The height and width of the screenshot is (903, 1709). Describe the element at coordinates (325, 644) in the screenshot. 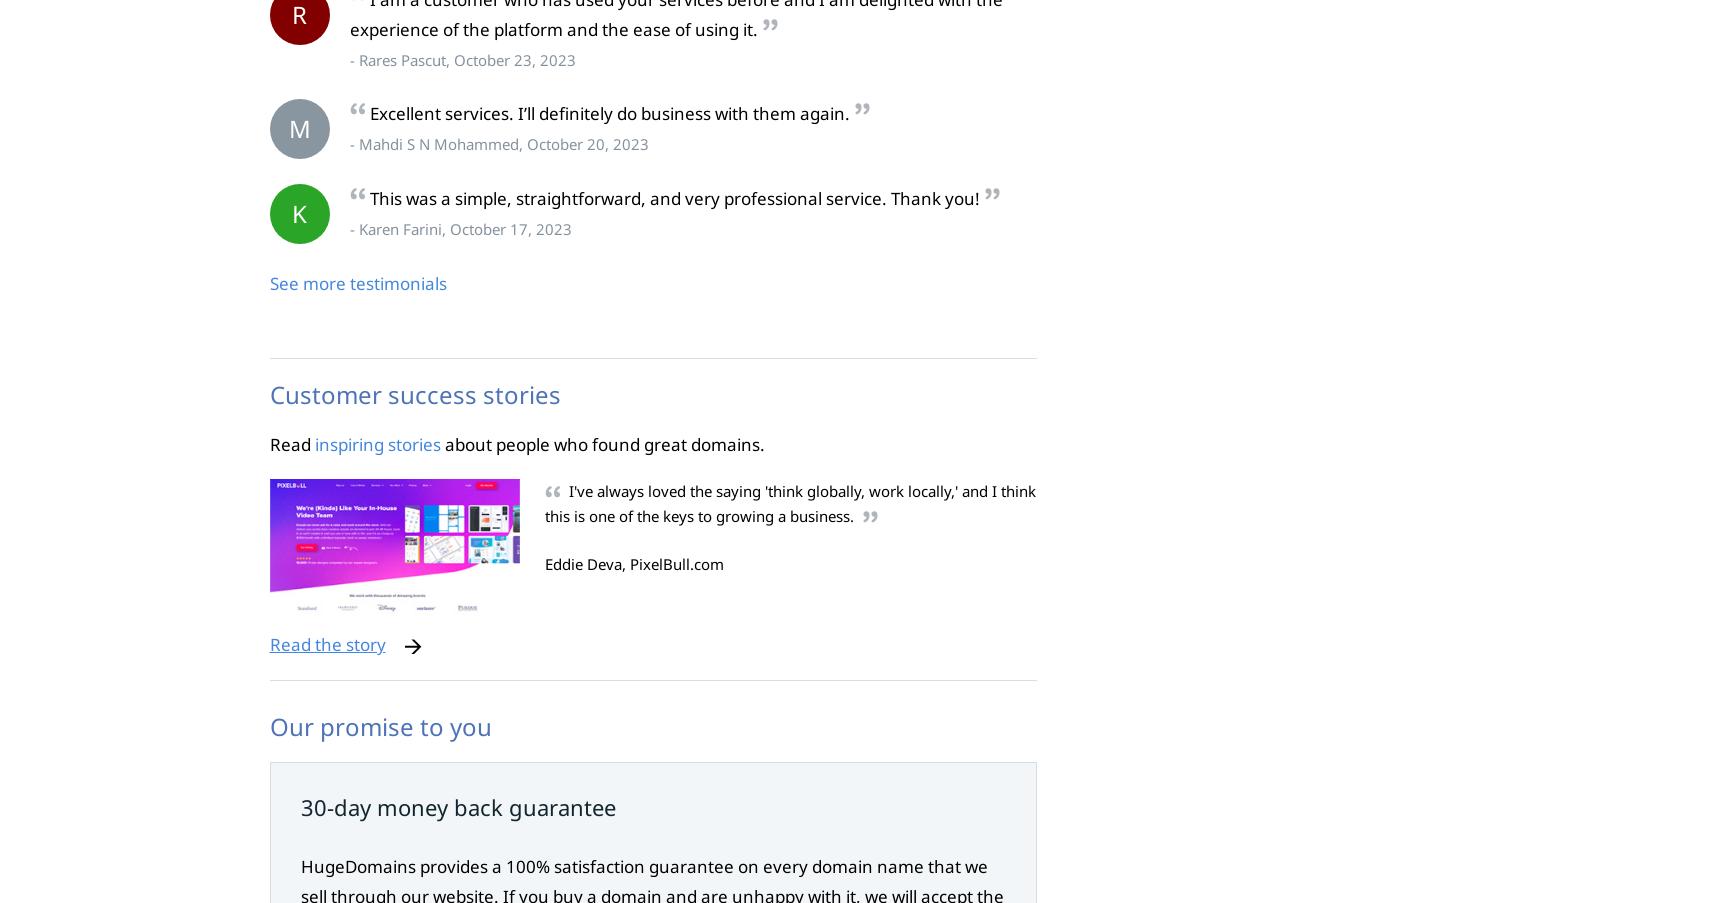

I see `'Read the story'` at that location.